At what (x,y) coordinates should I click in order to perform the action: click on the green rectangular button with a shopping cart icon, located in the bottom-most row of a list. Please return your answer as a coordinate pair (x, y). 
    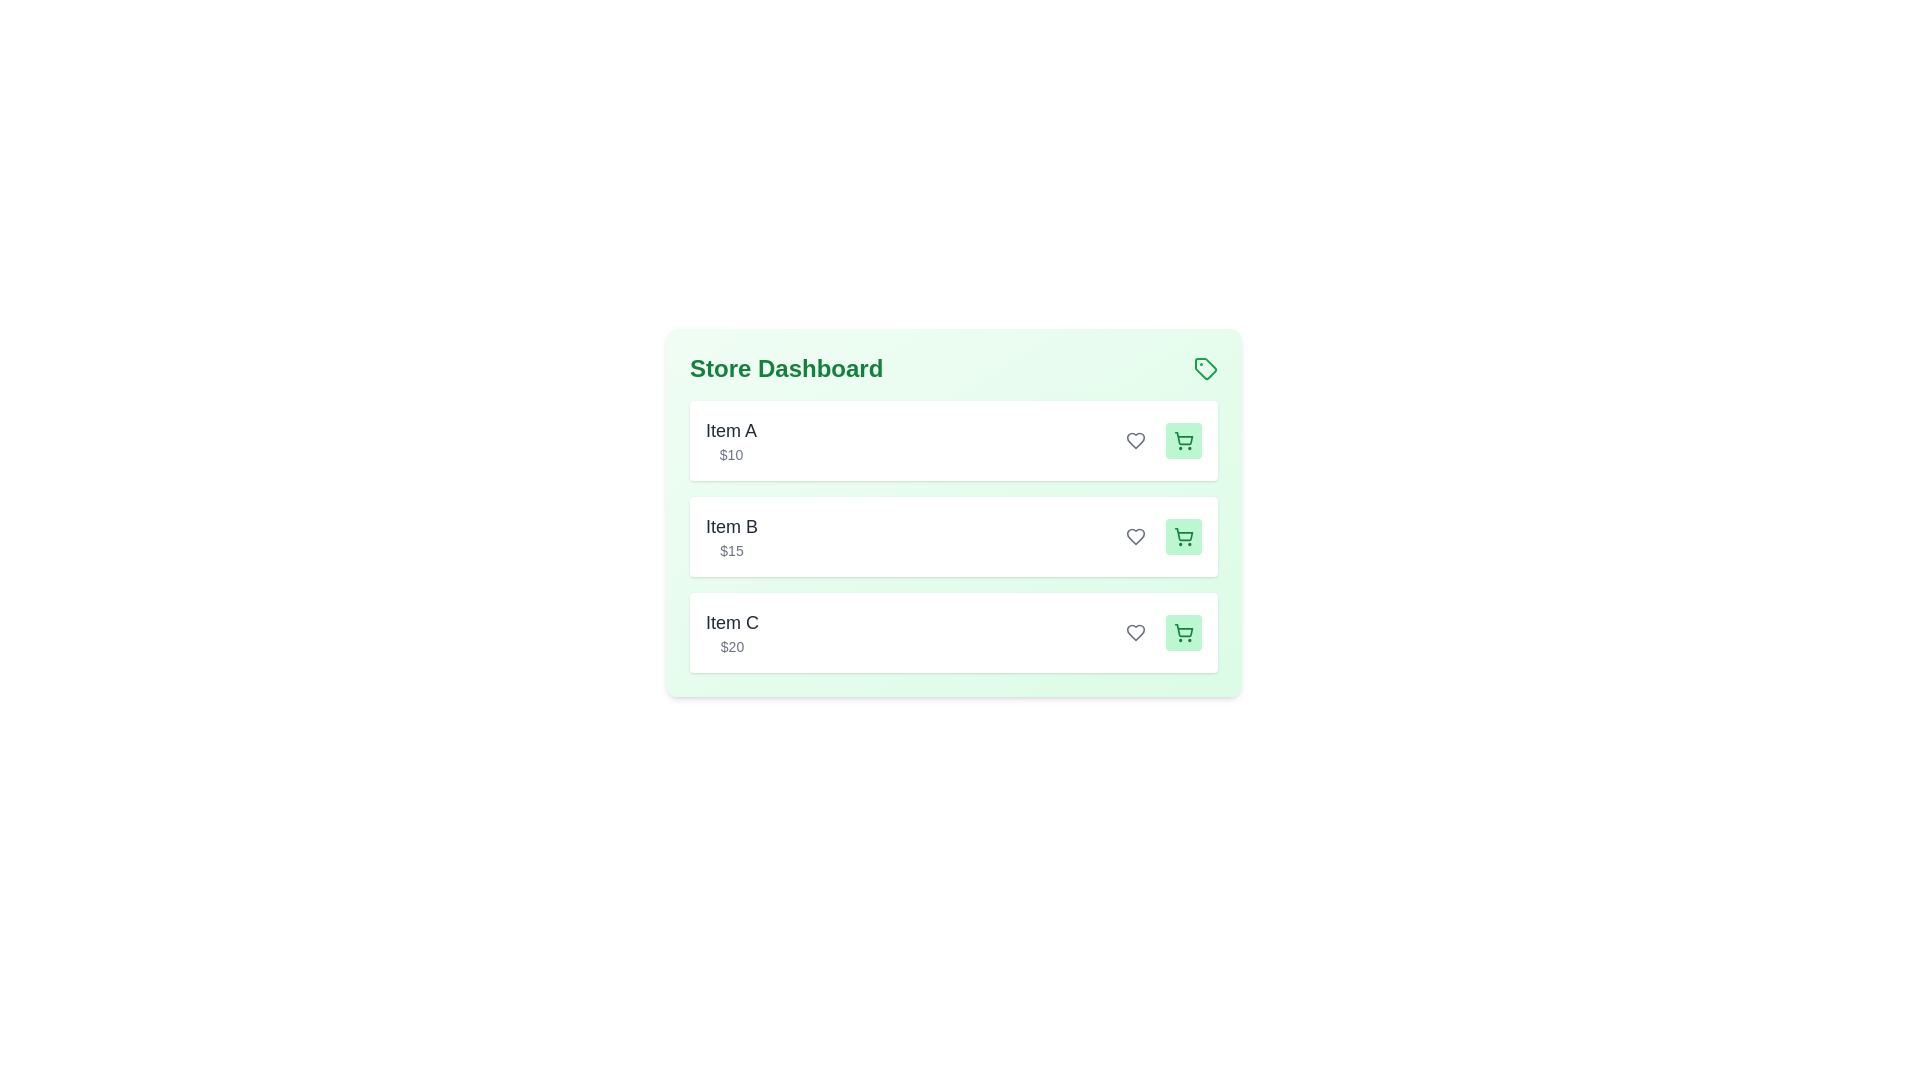
    Looking at the image, I should click on (1184, 632).